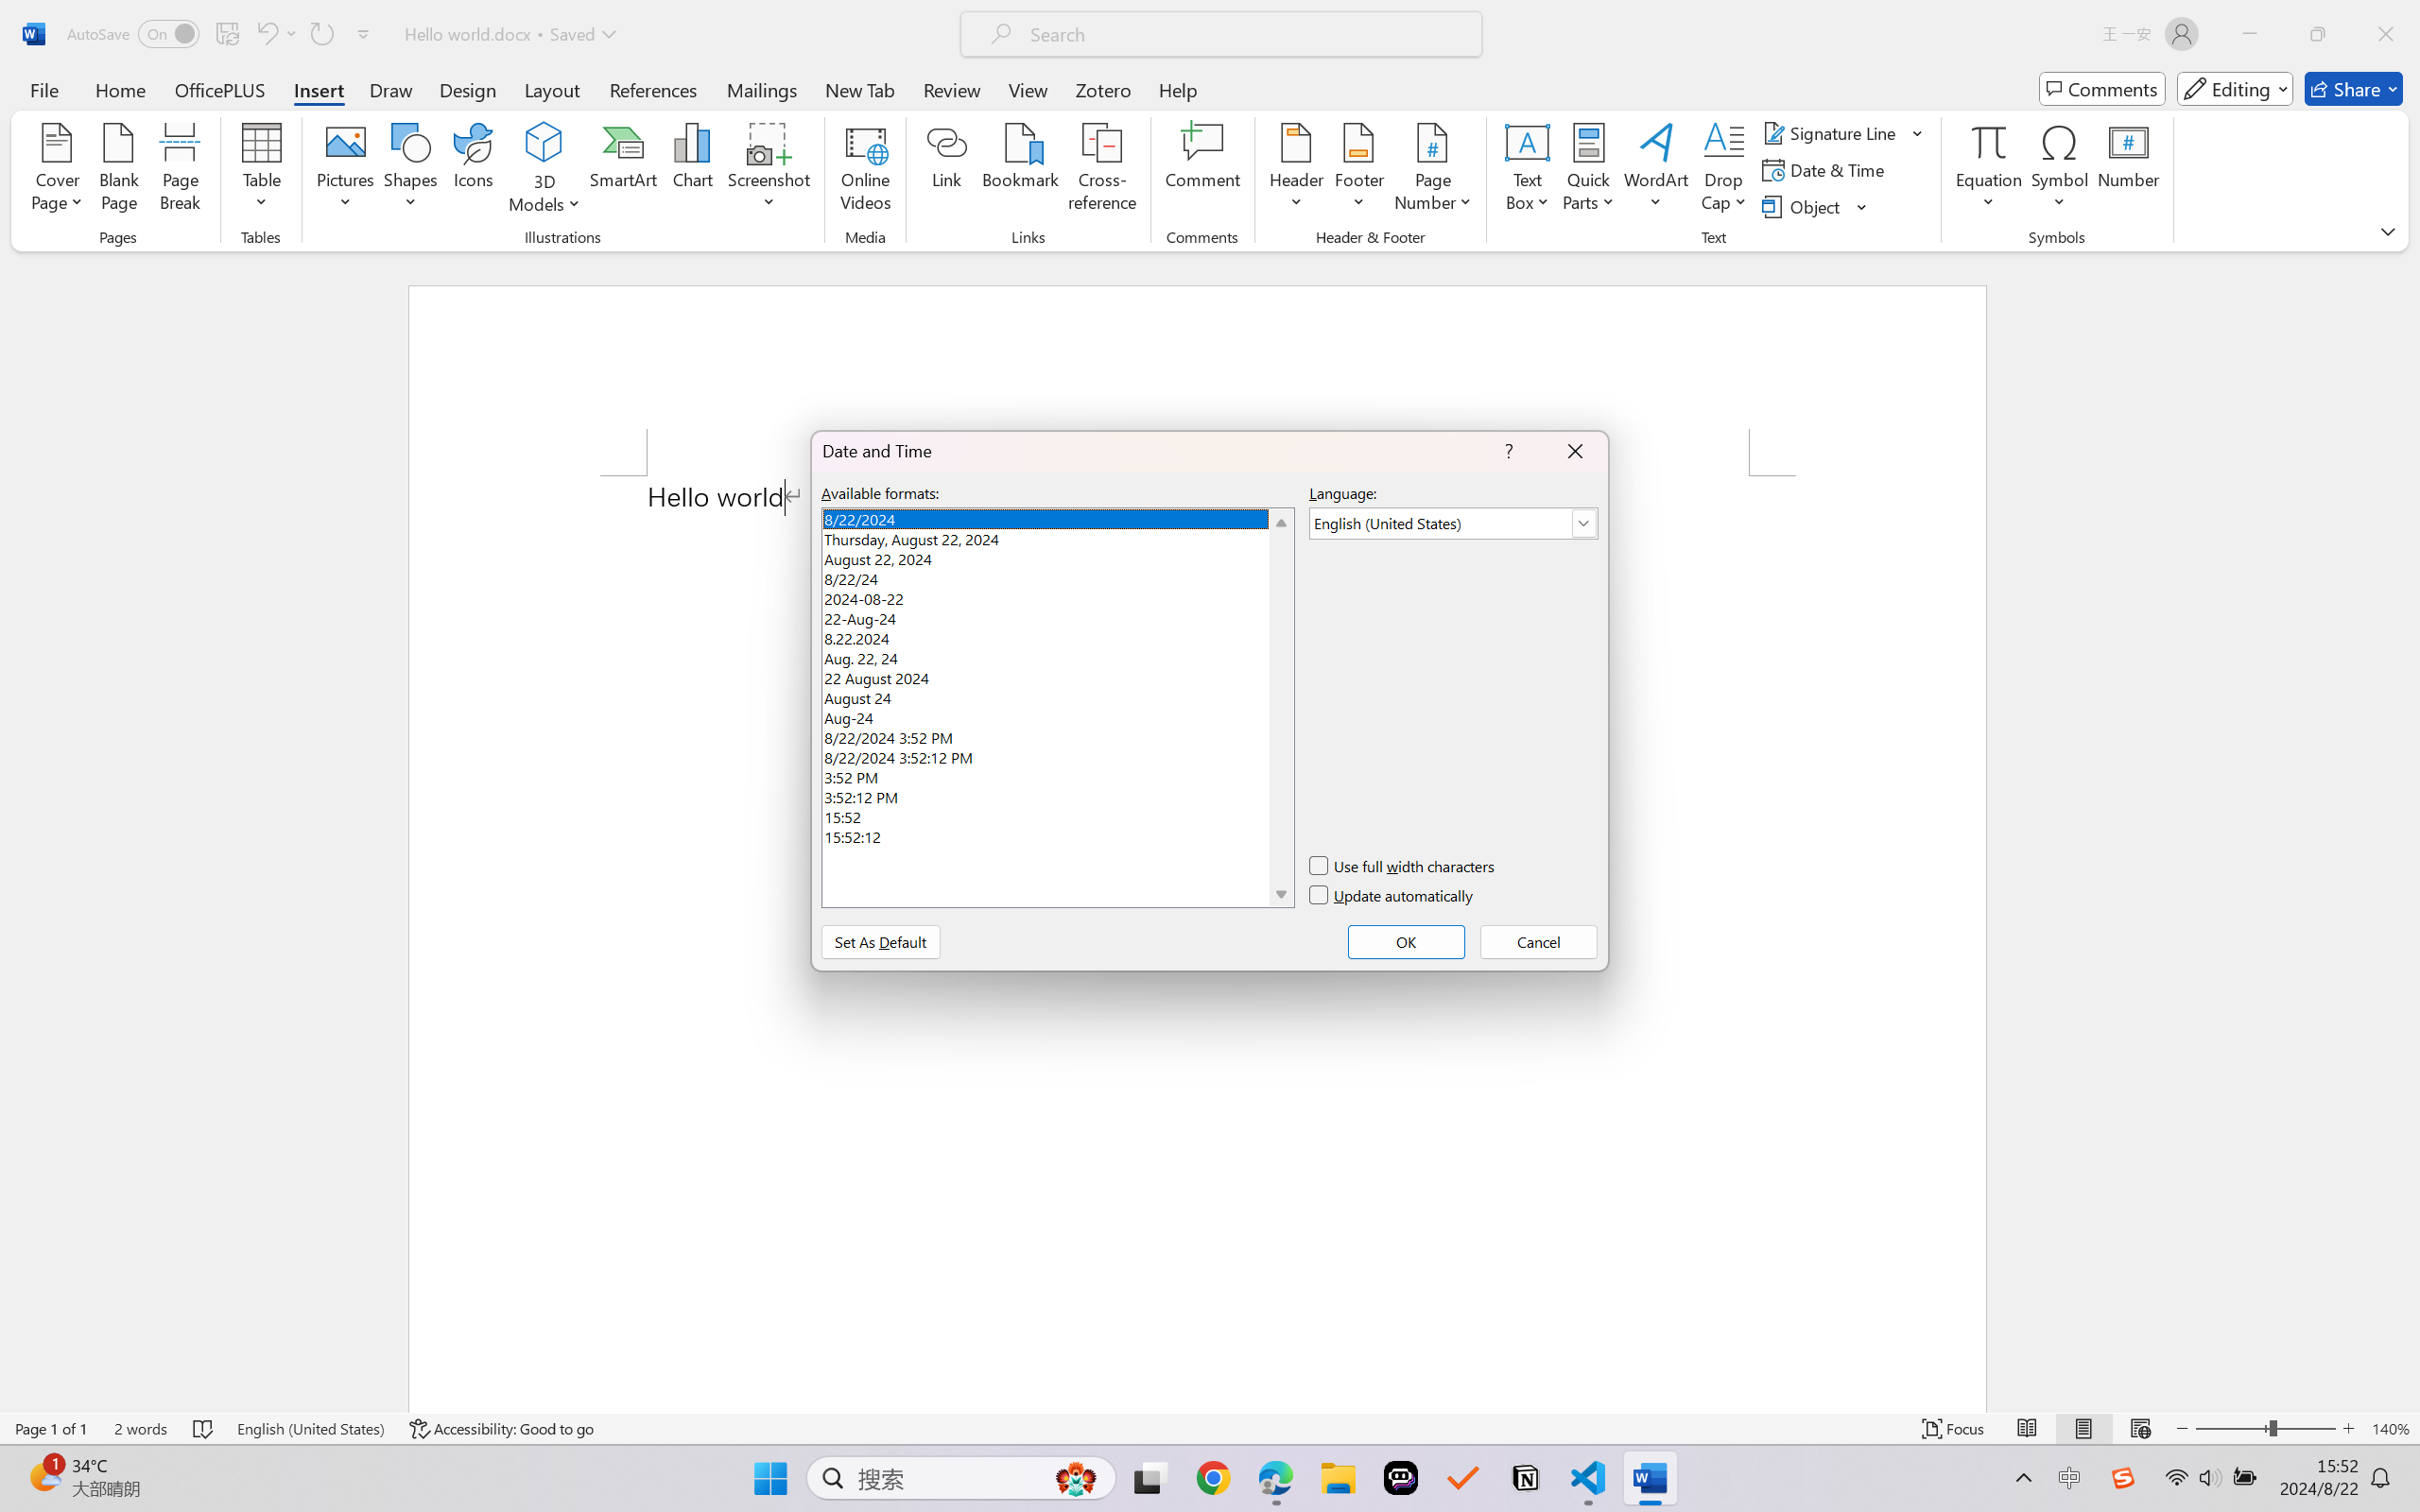  I want to click on 'Insert', so click(317, 88).